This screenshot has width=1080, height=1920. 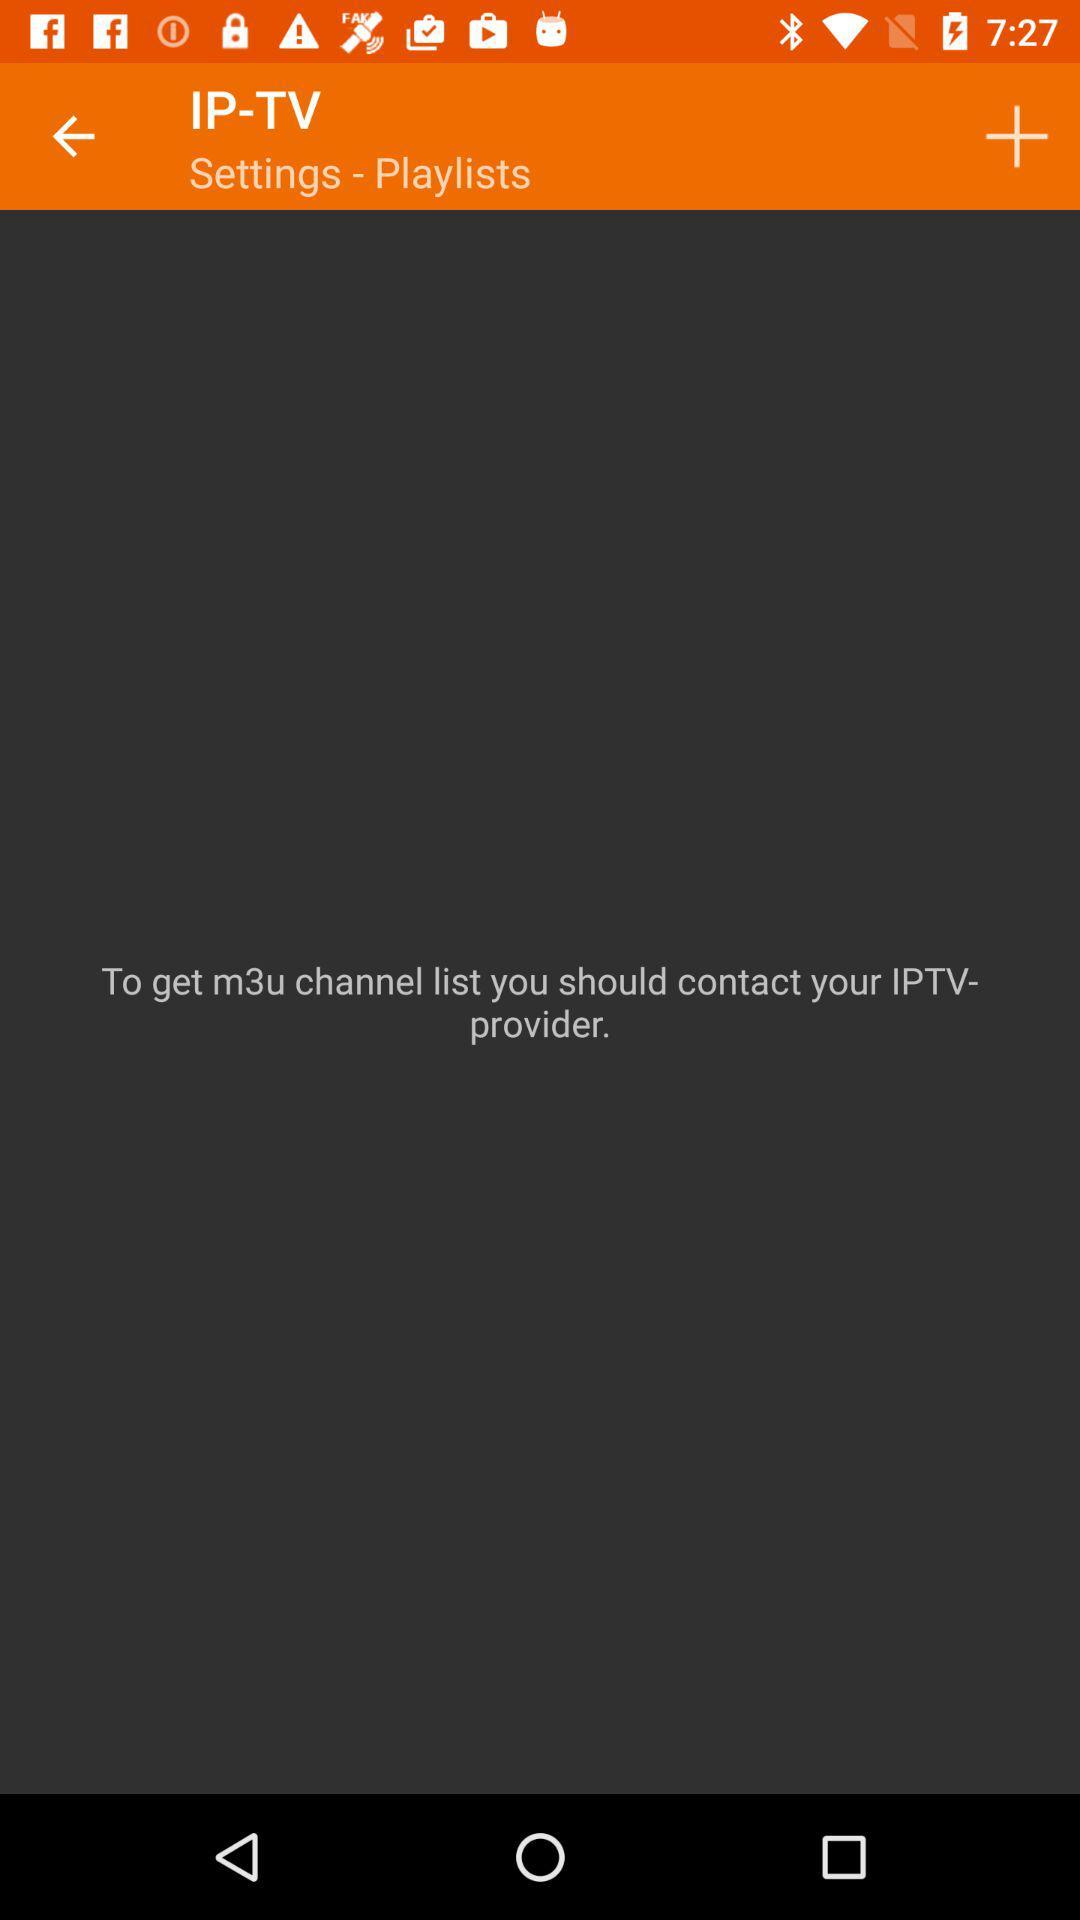 I want to click on icon to the right of the settings - playlists item, so click(x=1017, y=135).